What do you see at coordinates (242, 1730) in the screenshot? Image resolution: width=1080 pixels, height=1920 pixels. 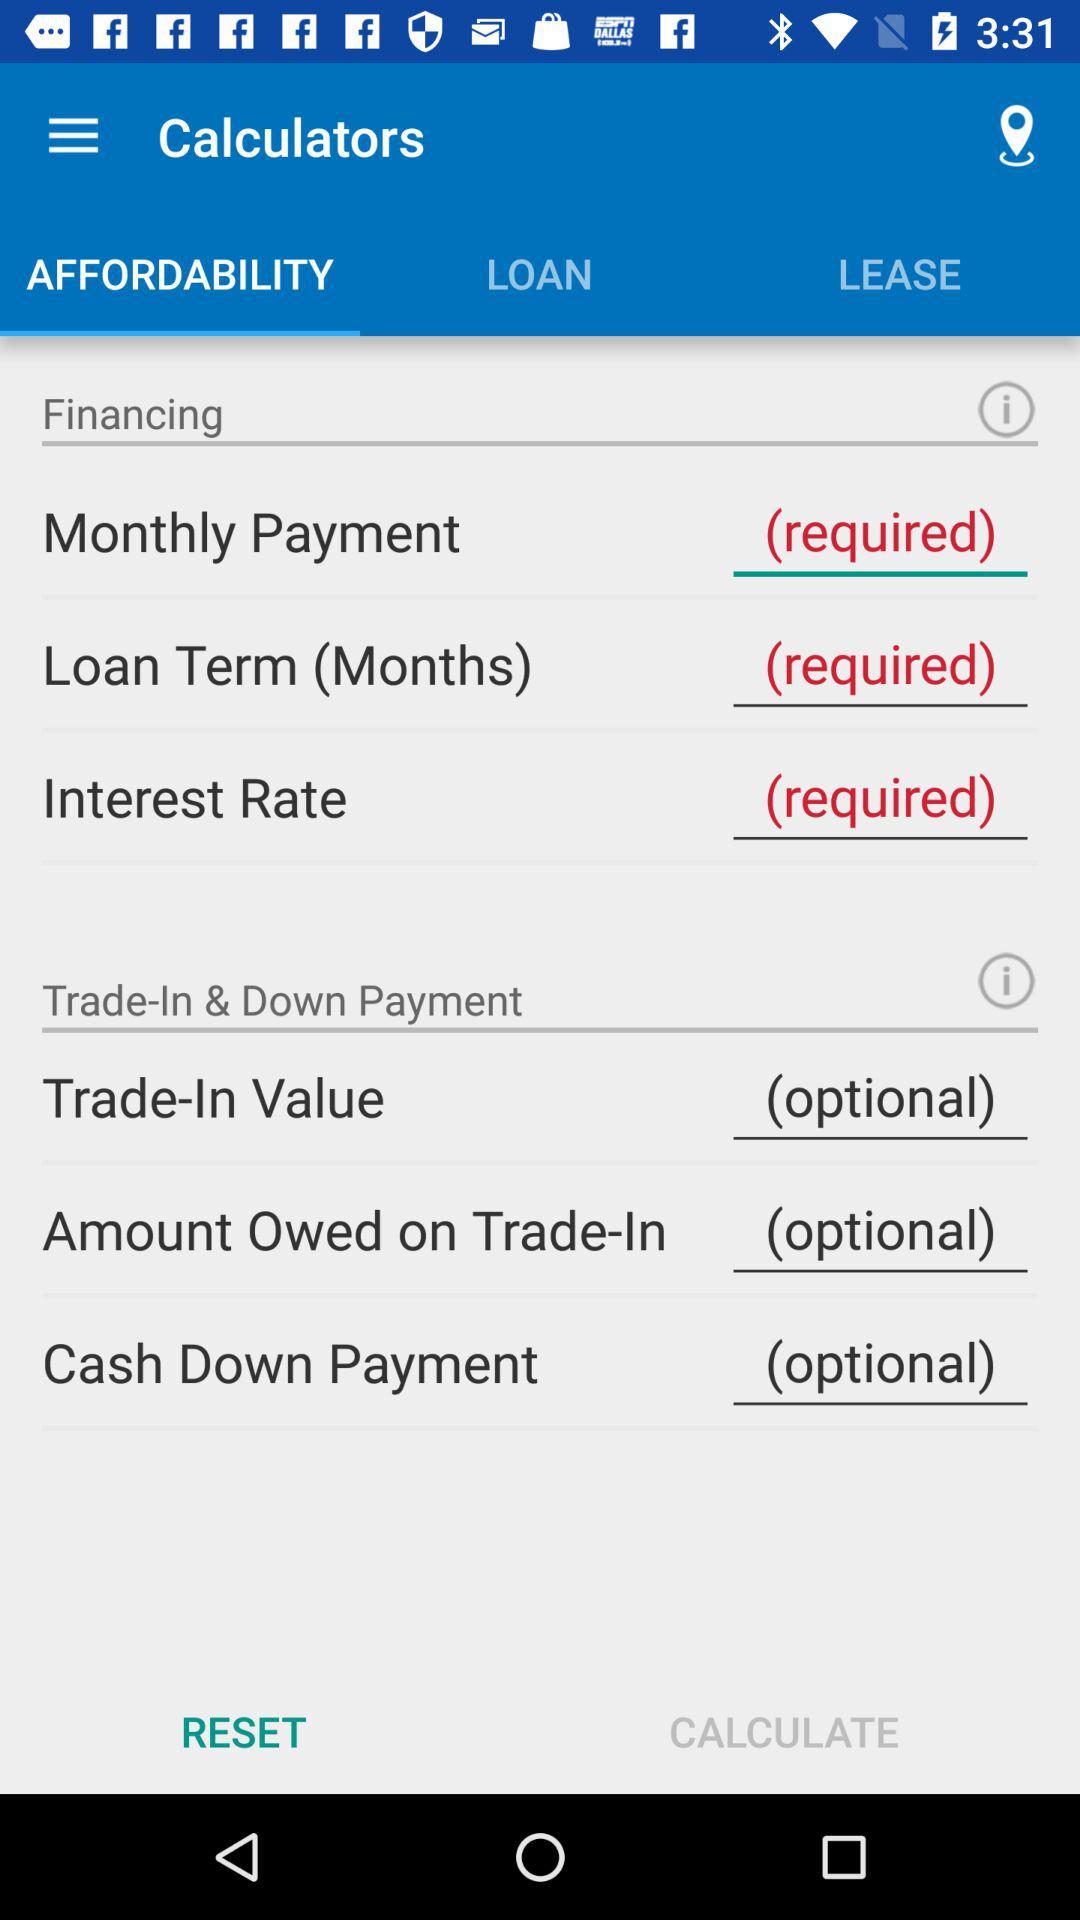 I see `the item to the left of calculate item` at bounding box center [242, 1730].